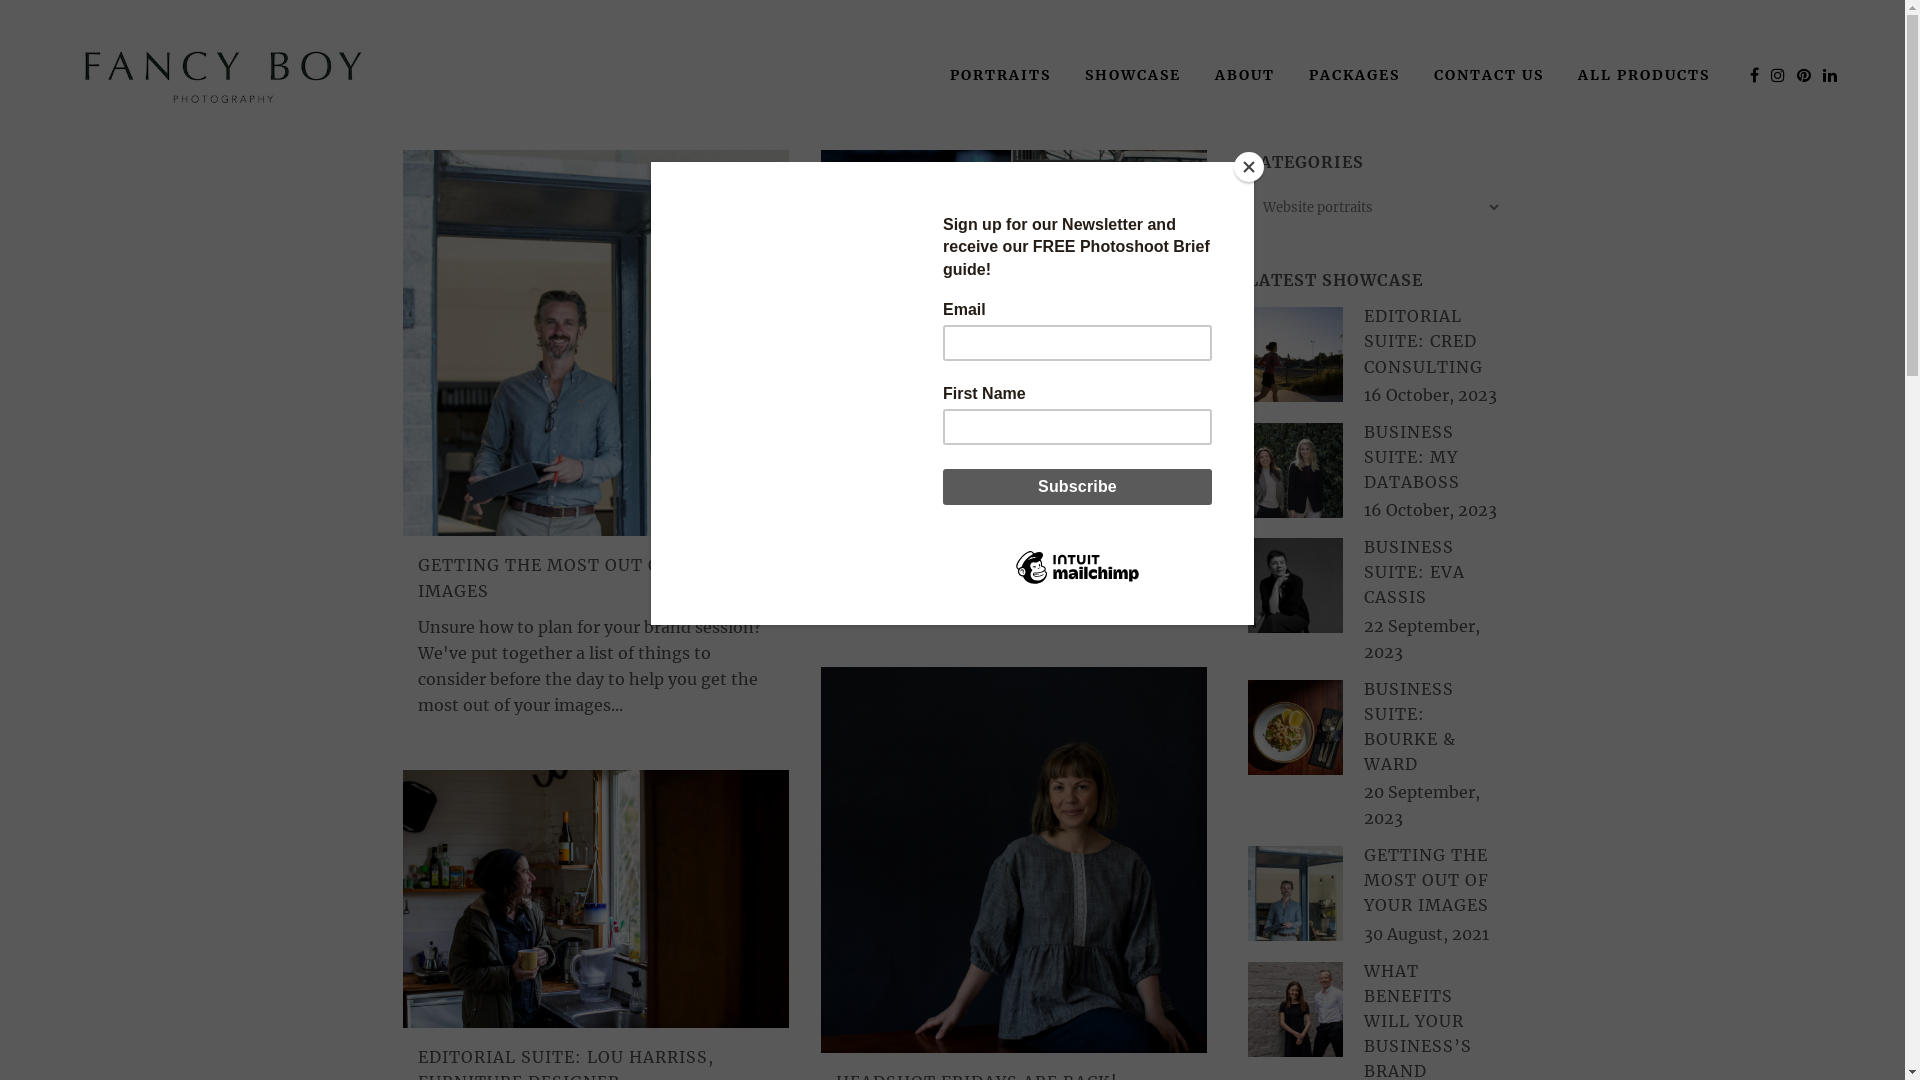 The image size is (1920, 1080). I want to click on 'GETTING THE MOST OUT OF YOUR IMAGES', so click(570, 577).